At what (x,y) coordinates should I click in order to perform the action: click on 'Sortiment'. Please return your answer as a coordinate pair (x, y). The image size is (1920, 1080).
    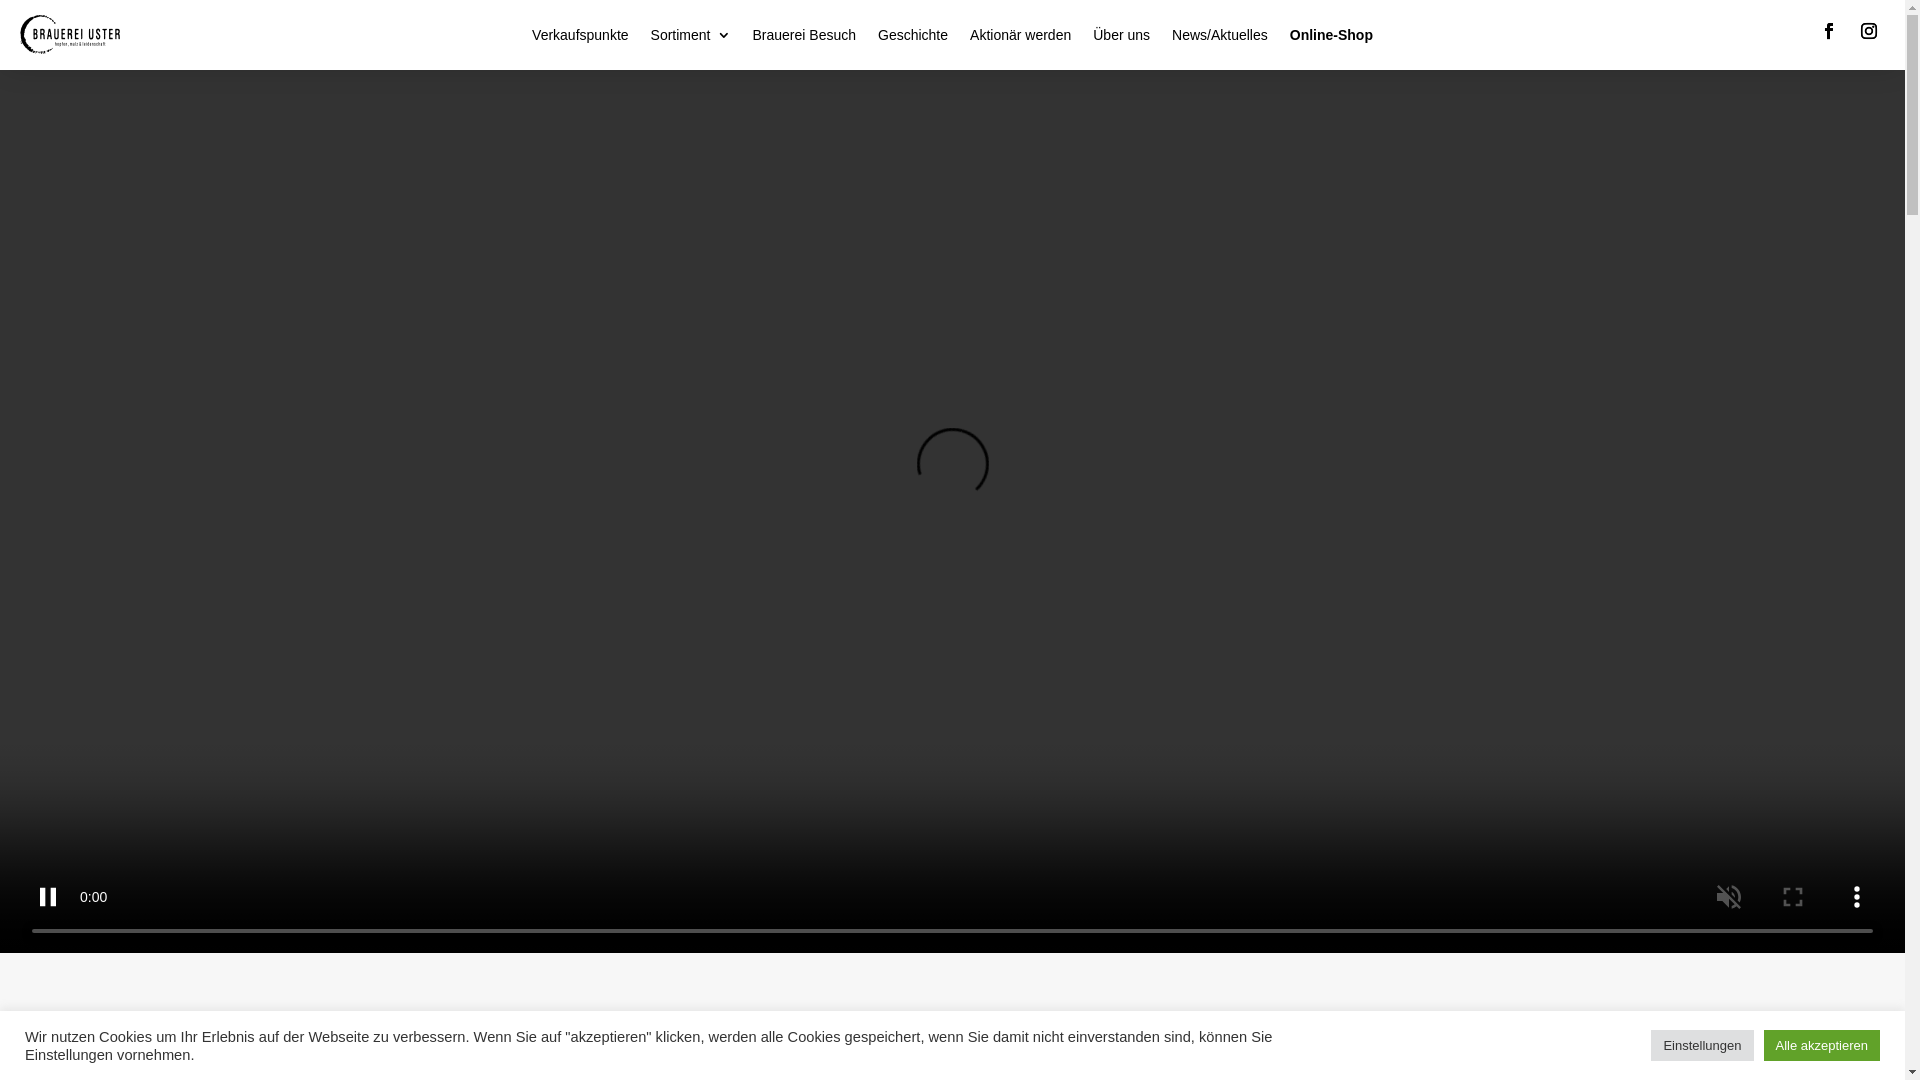
    Looking at the image, I should click on (651, 38).